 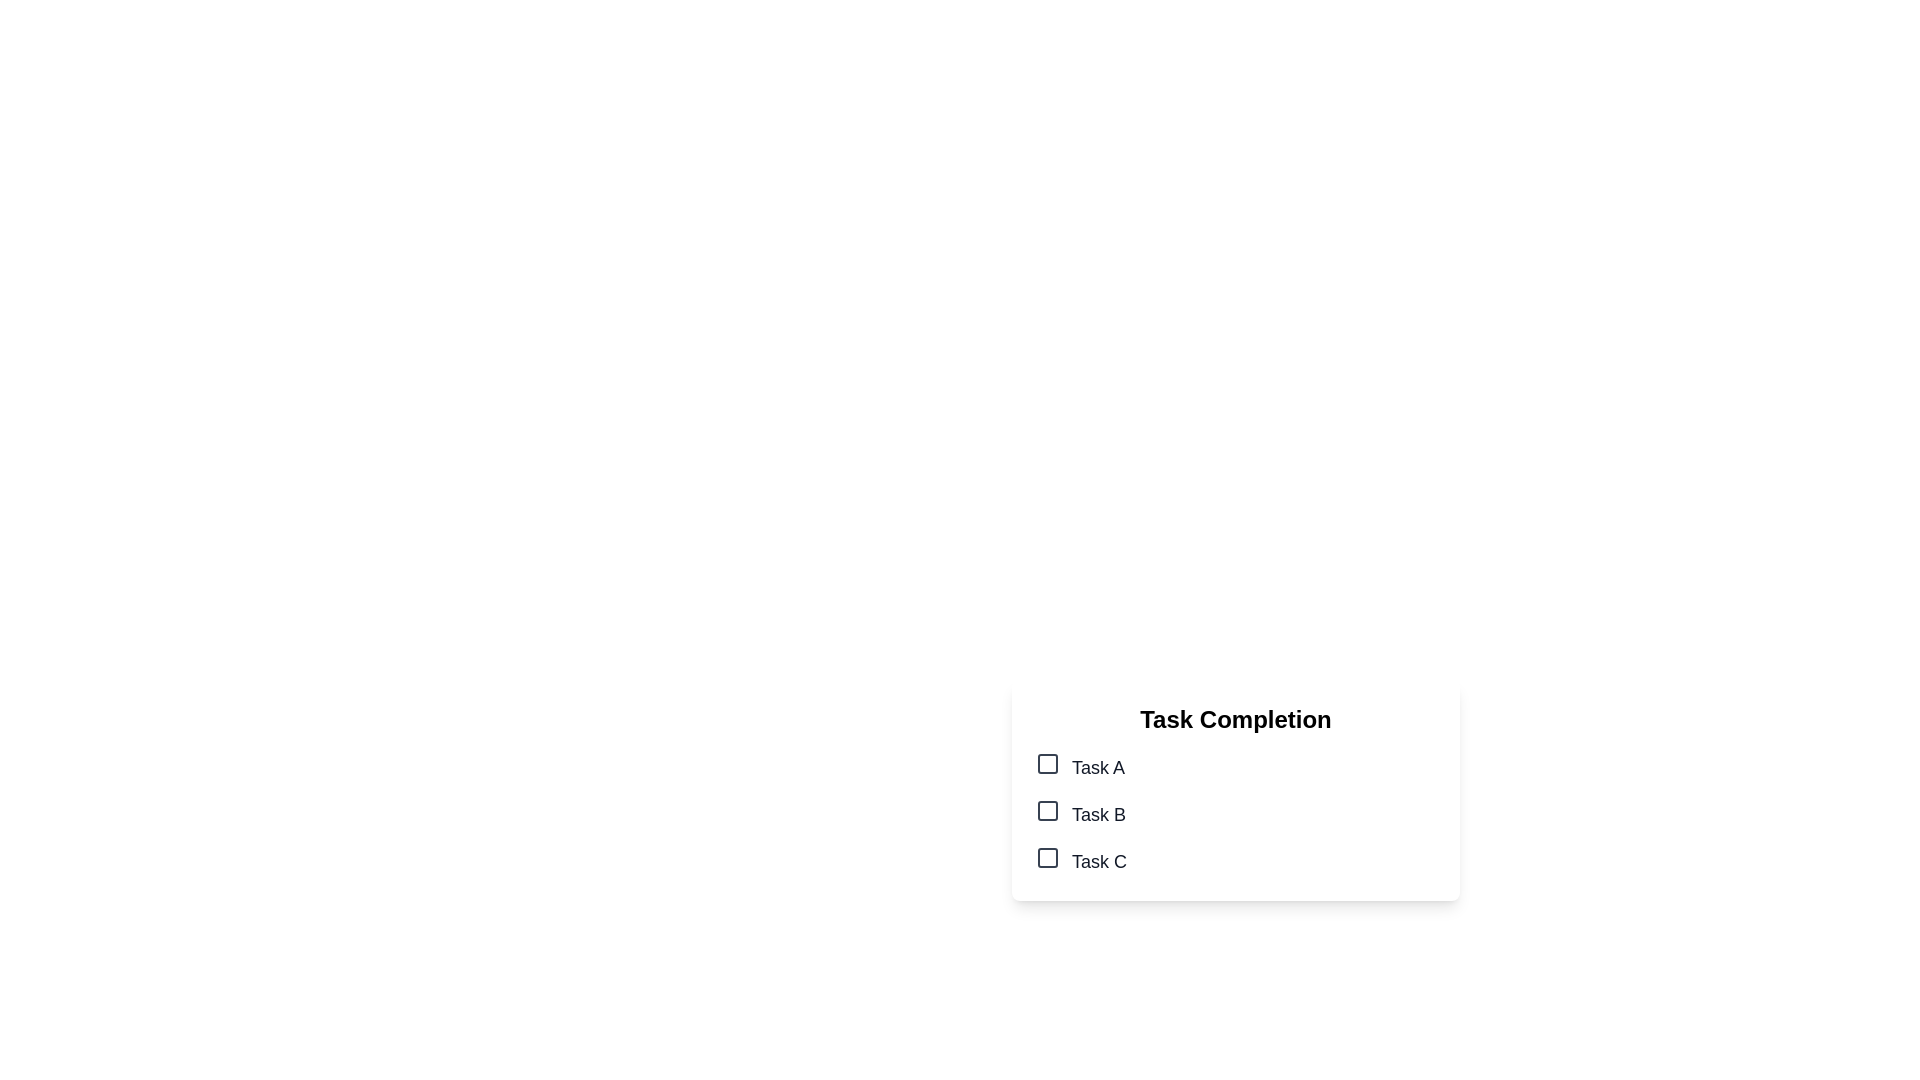 I want to click on the checkbox for 'Task A', so click(x=1046, y=763).